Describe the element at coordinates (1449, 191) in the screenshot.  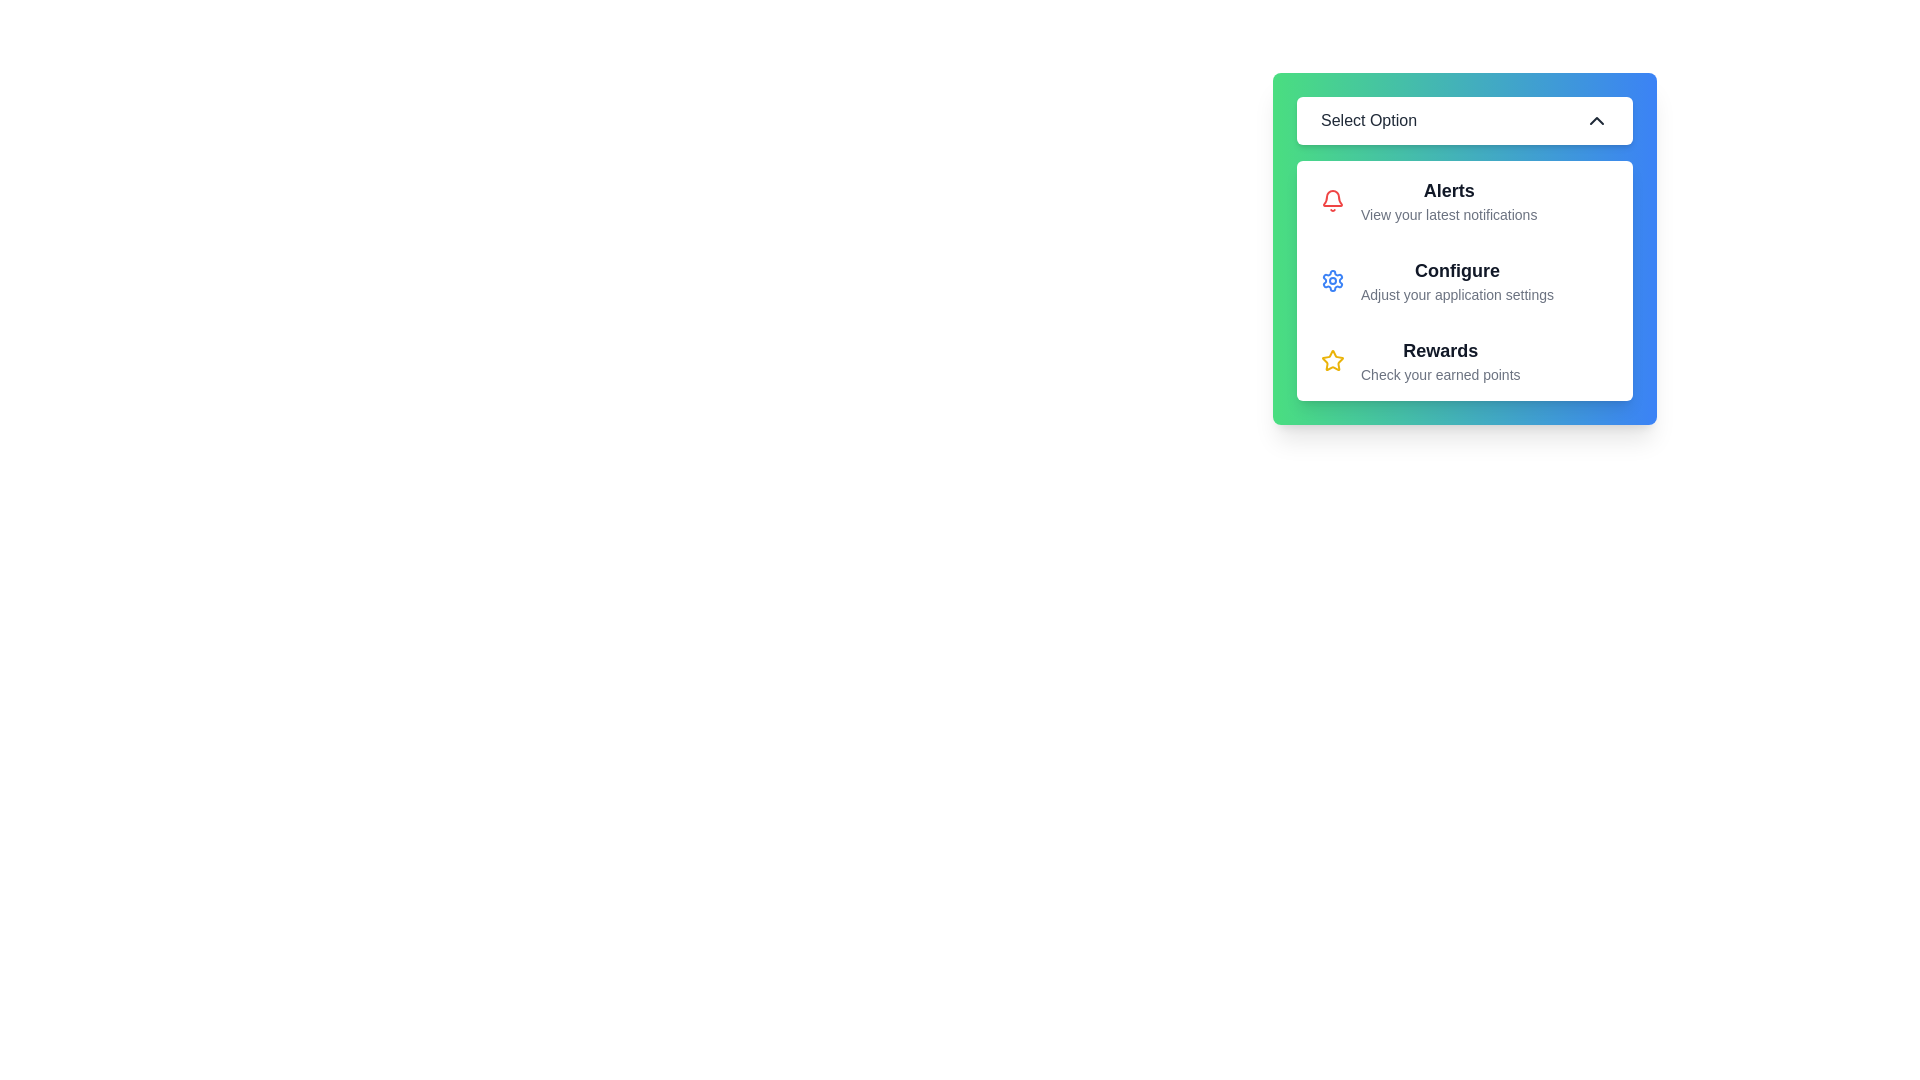
I see `the static text label that serves as the header for the notification-related section in the dropdown menu, located under the 'Select Option' label` at that location.